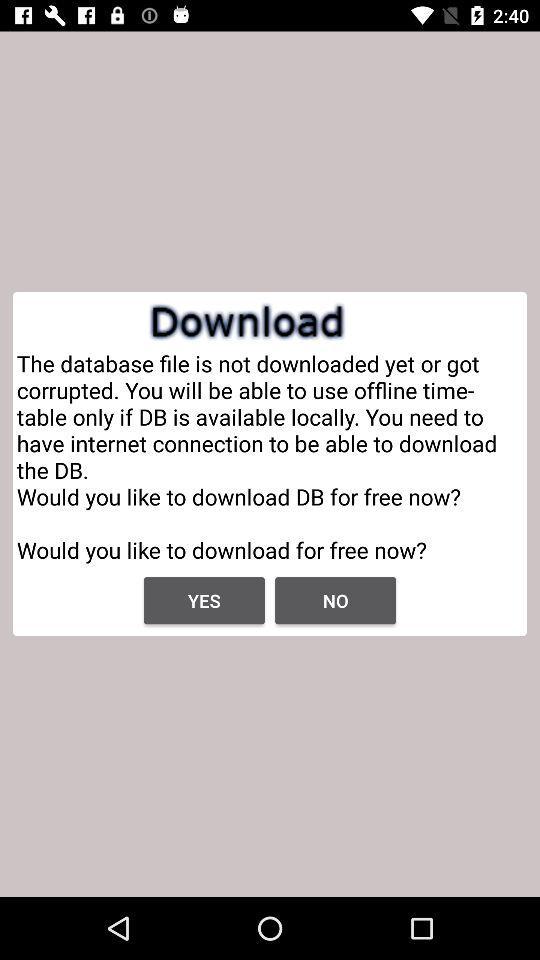 This screenshot has height=960, width=540. What do you see at coordinates (335, 600) in the screenshot?
I see `the app below the the database file` at bounding box center [335, 600].